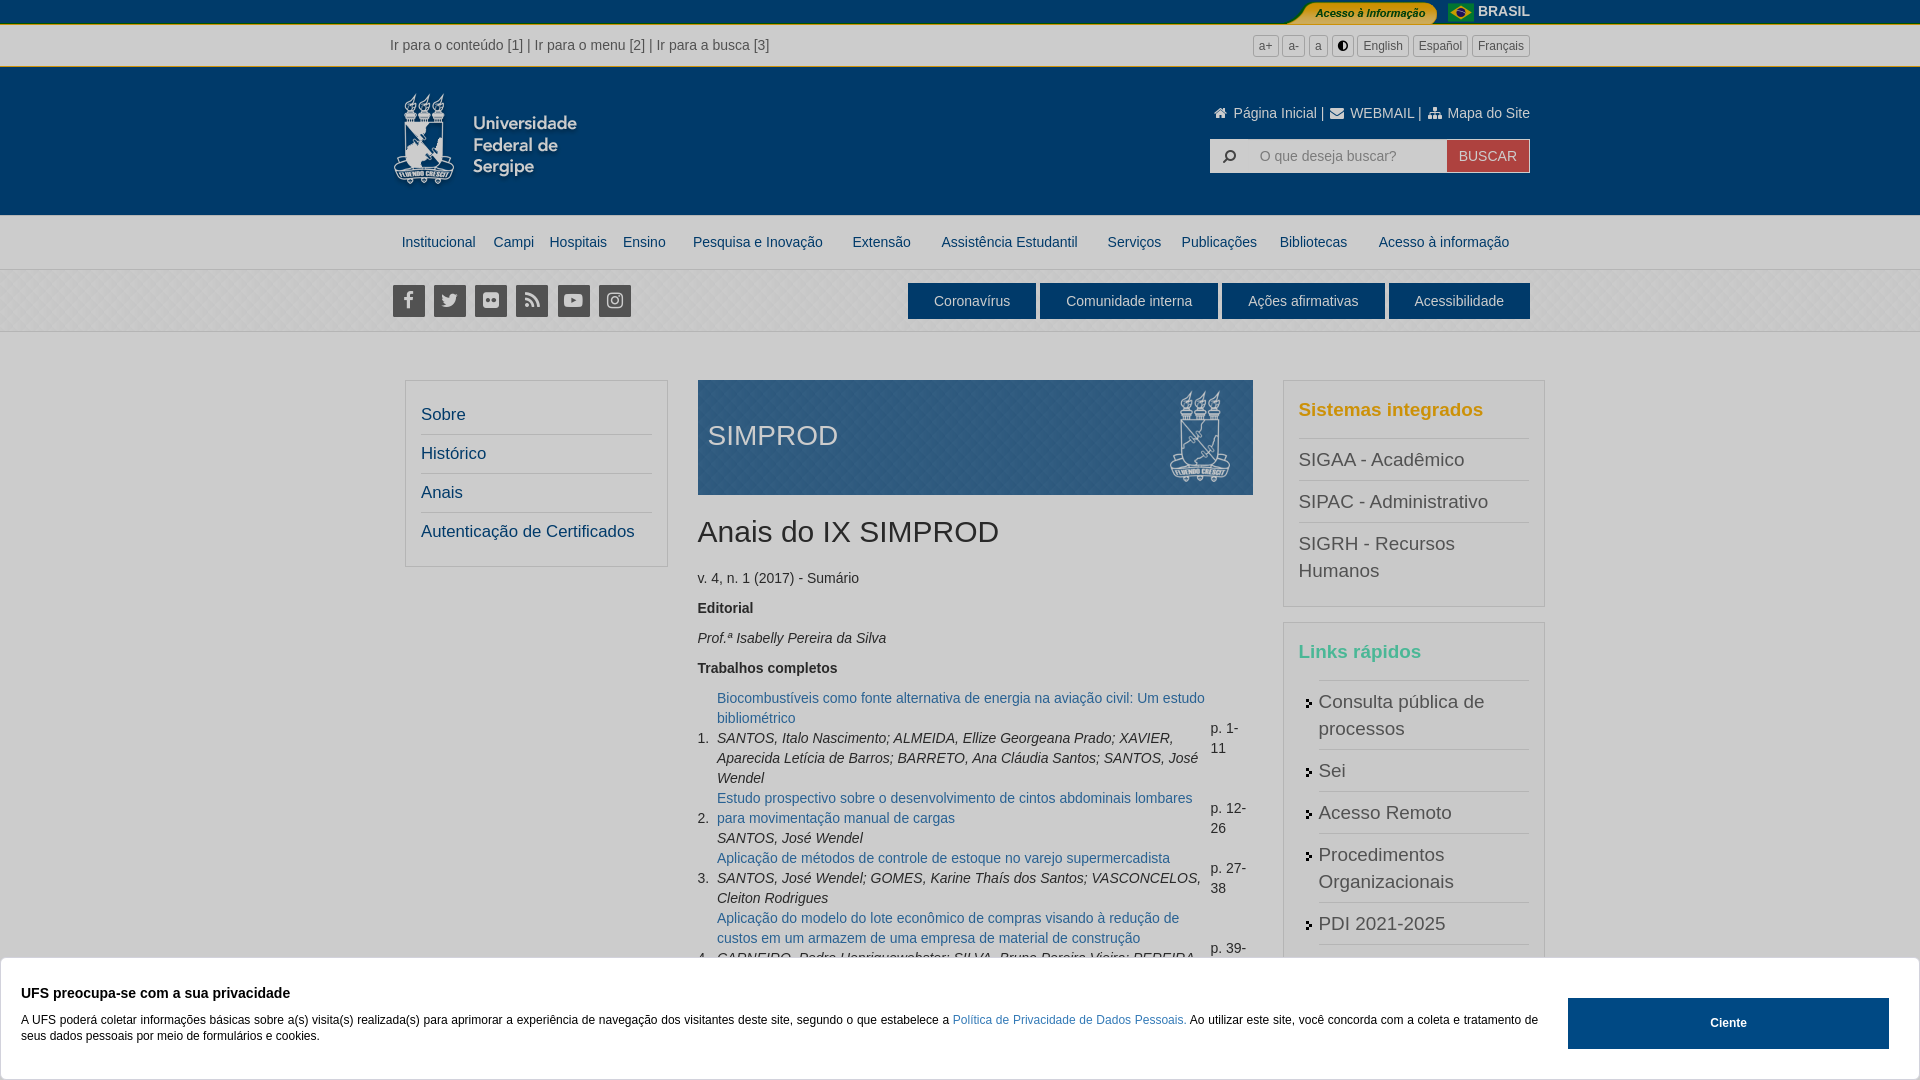 Image resolution: width=1920 pixels, height=1080 pixels. What do you see at coordinates (407, 300) in the screenshot?
I see `'Facebook'` at bounding box center [407, 300].